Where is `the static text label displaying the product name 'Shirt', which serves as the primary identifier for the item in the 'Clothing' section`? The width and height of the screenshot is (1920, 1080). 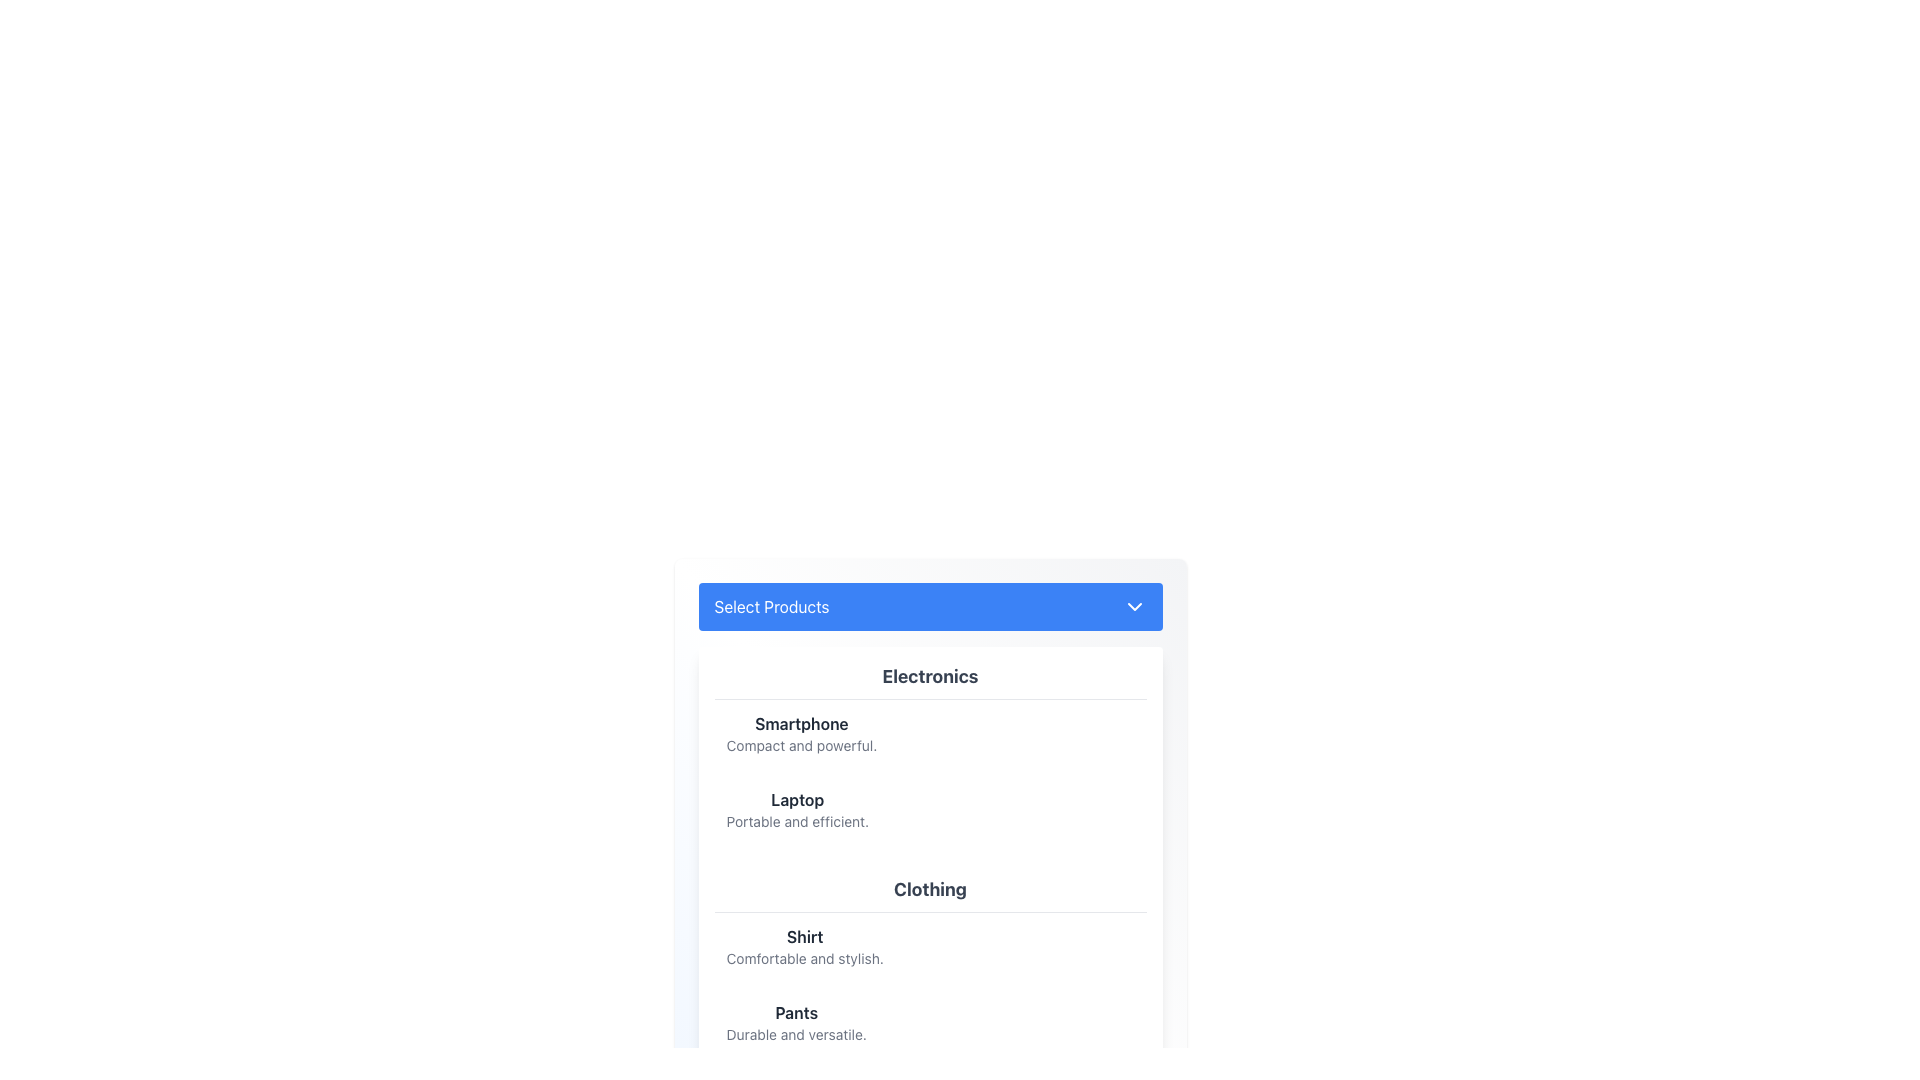
the static text label displaying the product name 'Shirt', which serves as the primary identifier for the item in the 'Clothing' section is located at coordinates (805, 937).